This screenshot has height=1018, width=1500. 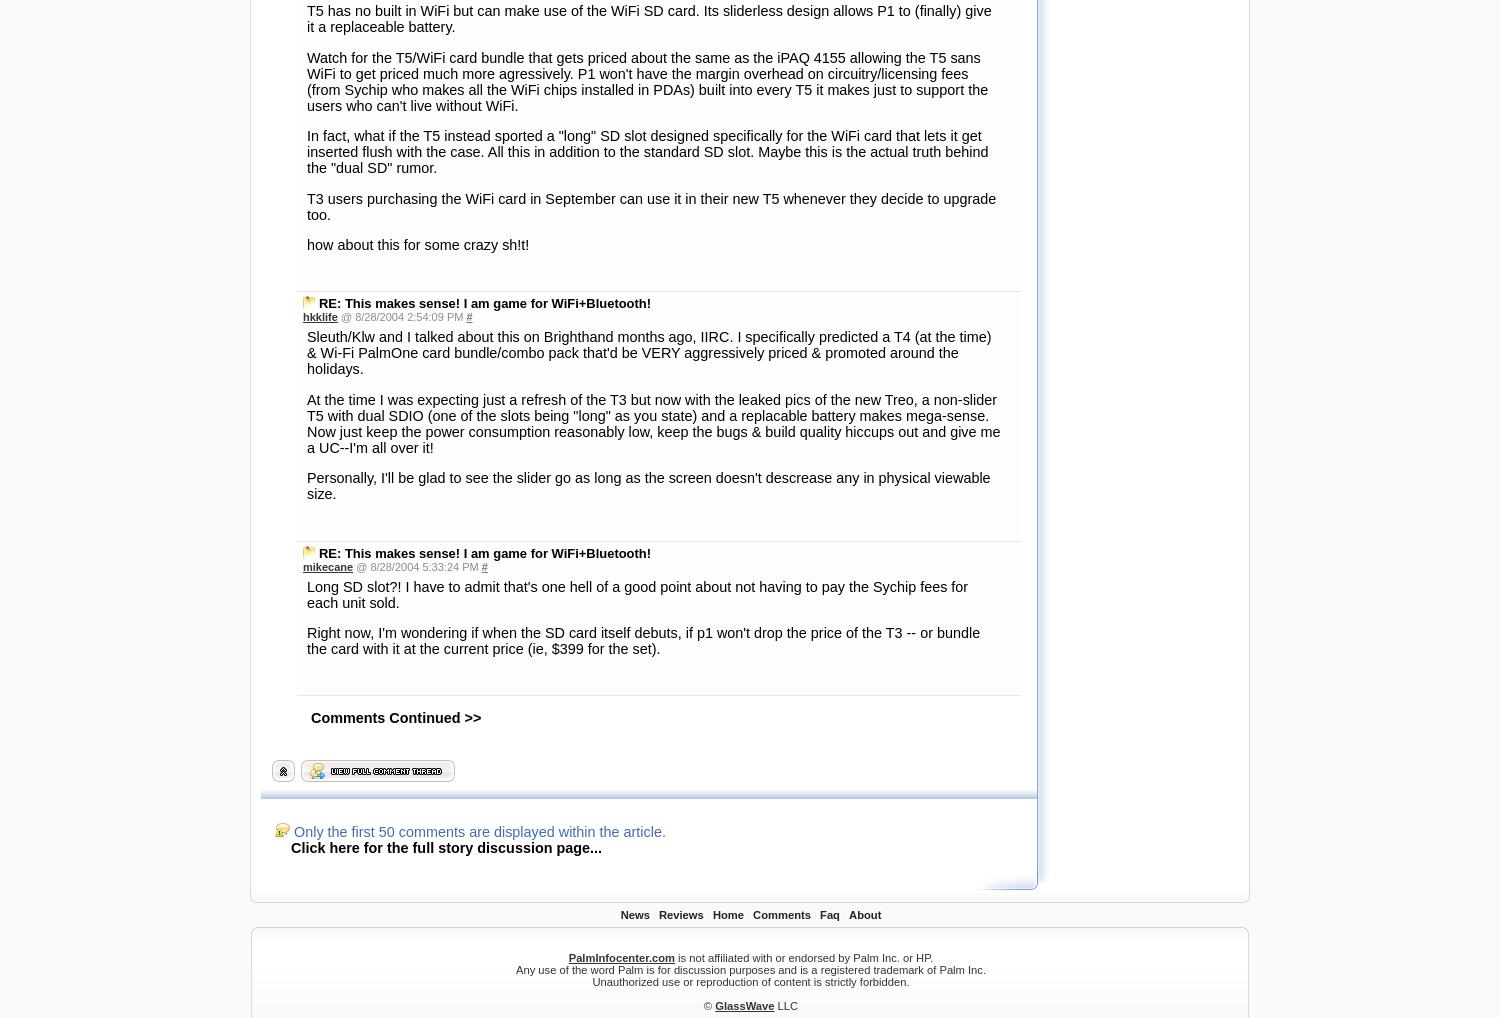 I want to click on 'Long SD slot?!  I have to admit that's one hell of a good point about not having to pay the Sychip fees for each unit sold.', so click(x=637, y=33).